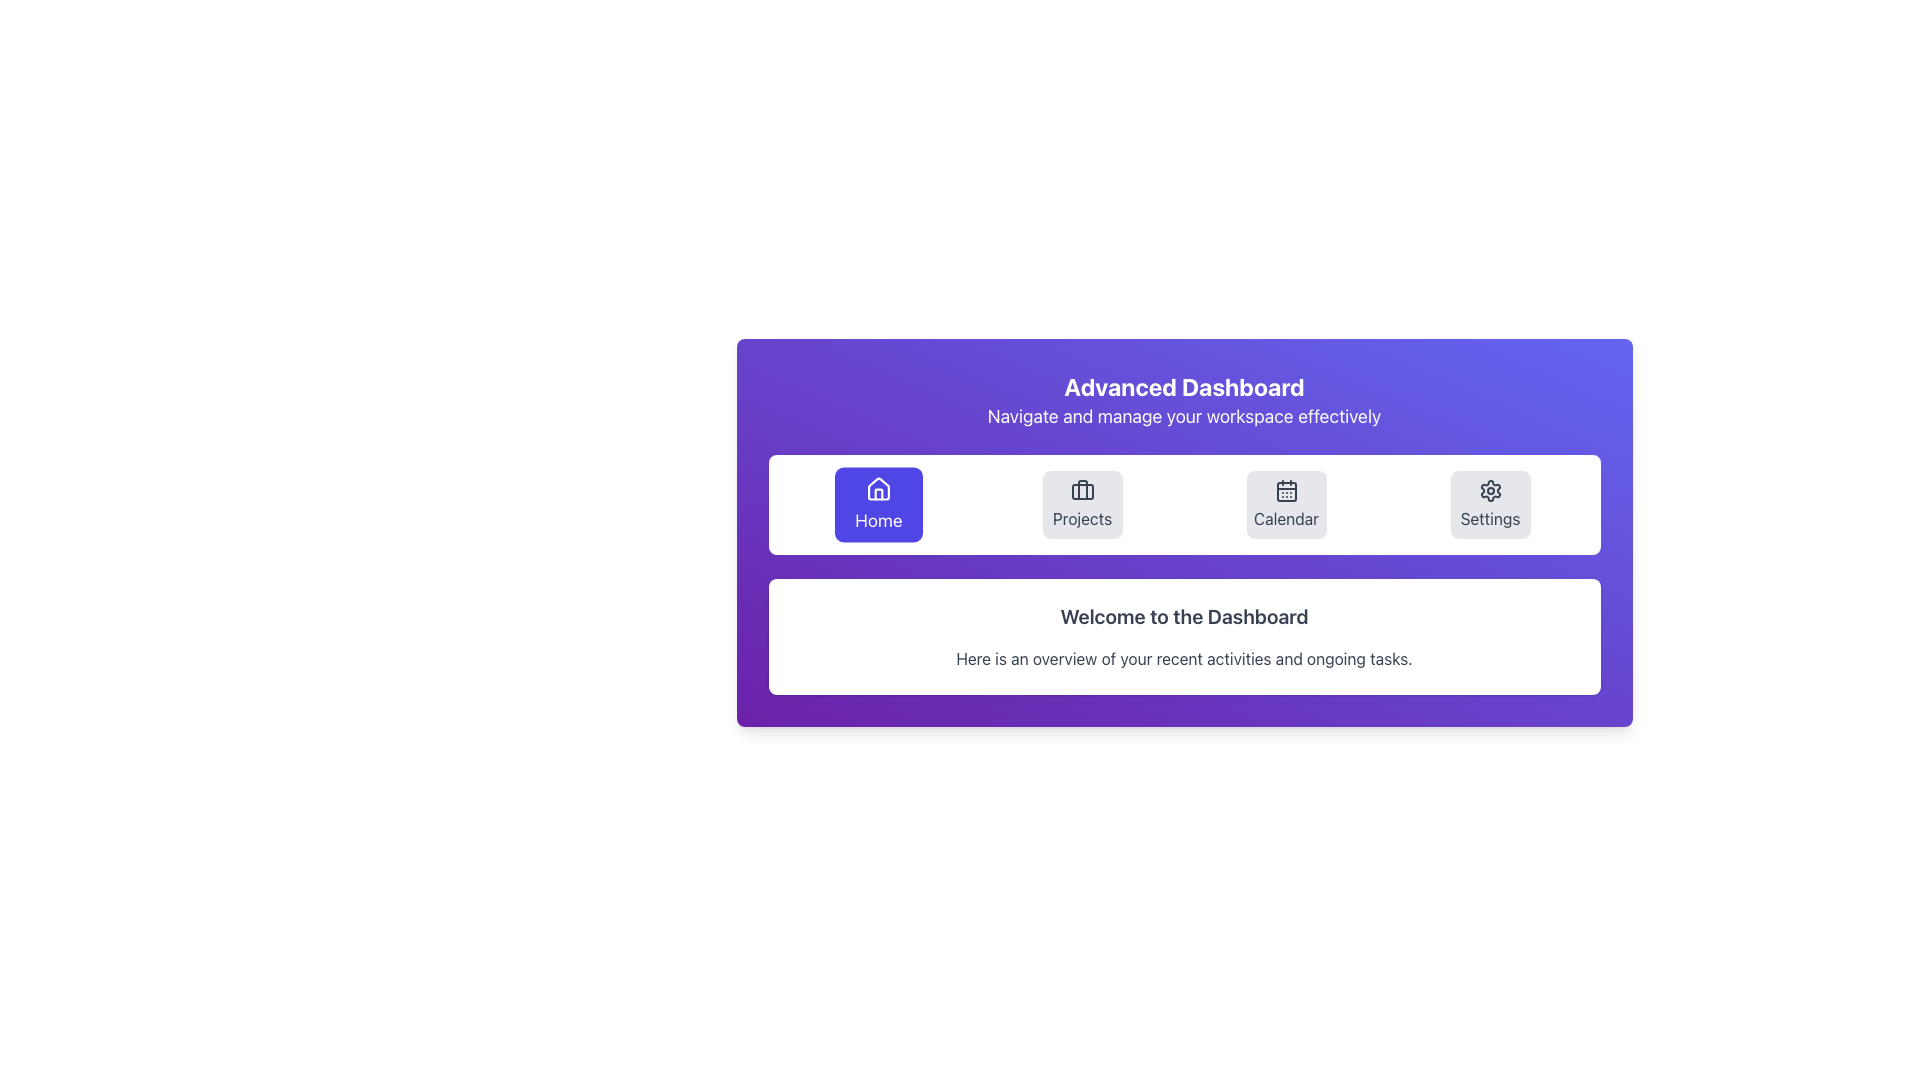  Describe the element at coordinates (1184, 659) in the screenshot. I see `the Text label that displays contextual insights about recent activities and tasks, positioned below the 'Welcome to the Dashboard' title within a centered card` at that location.